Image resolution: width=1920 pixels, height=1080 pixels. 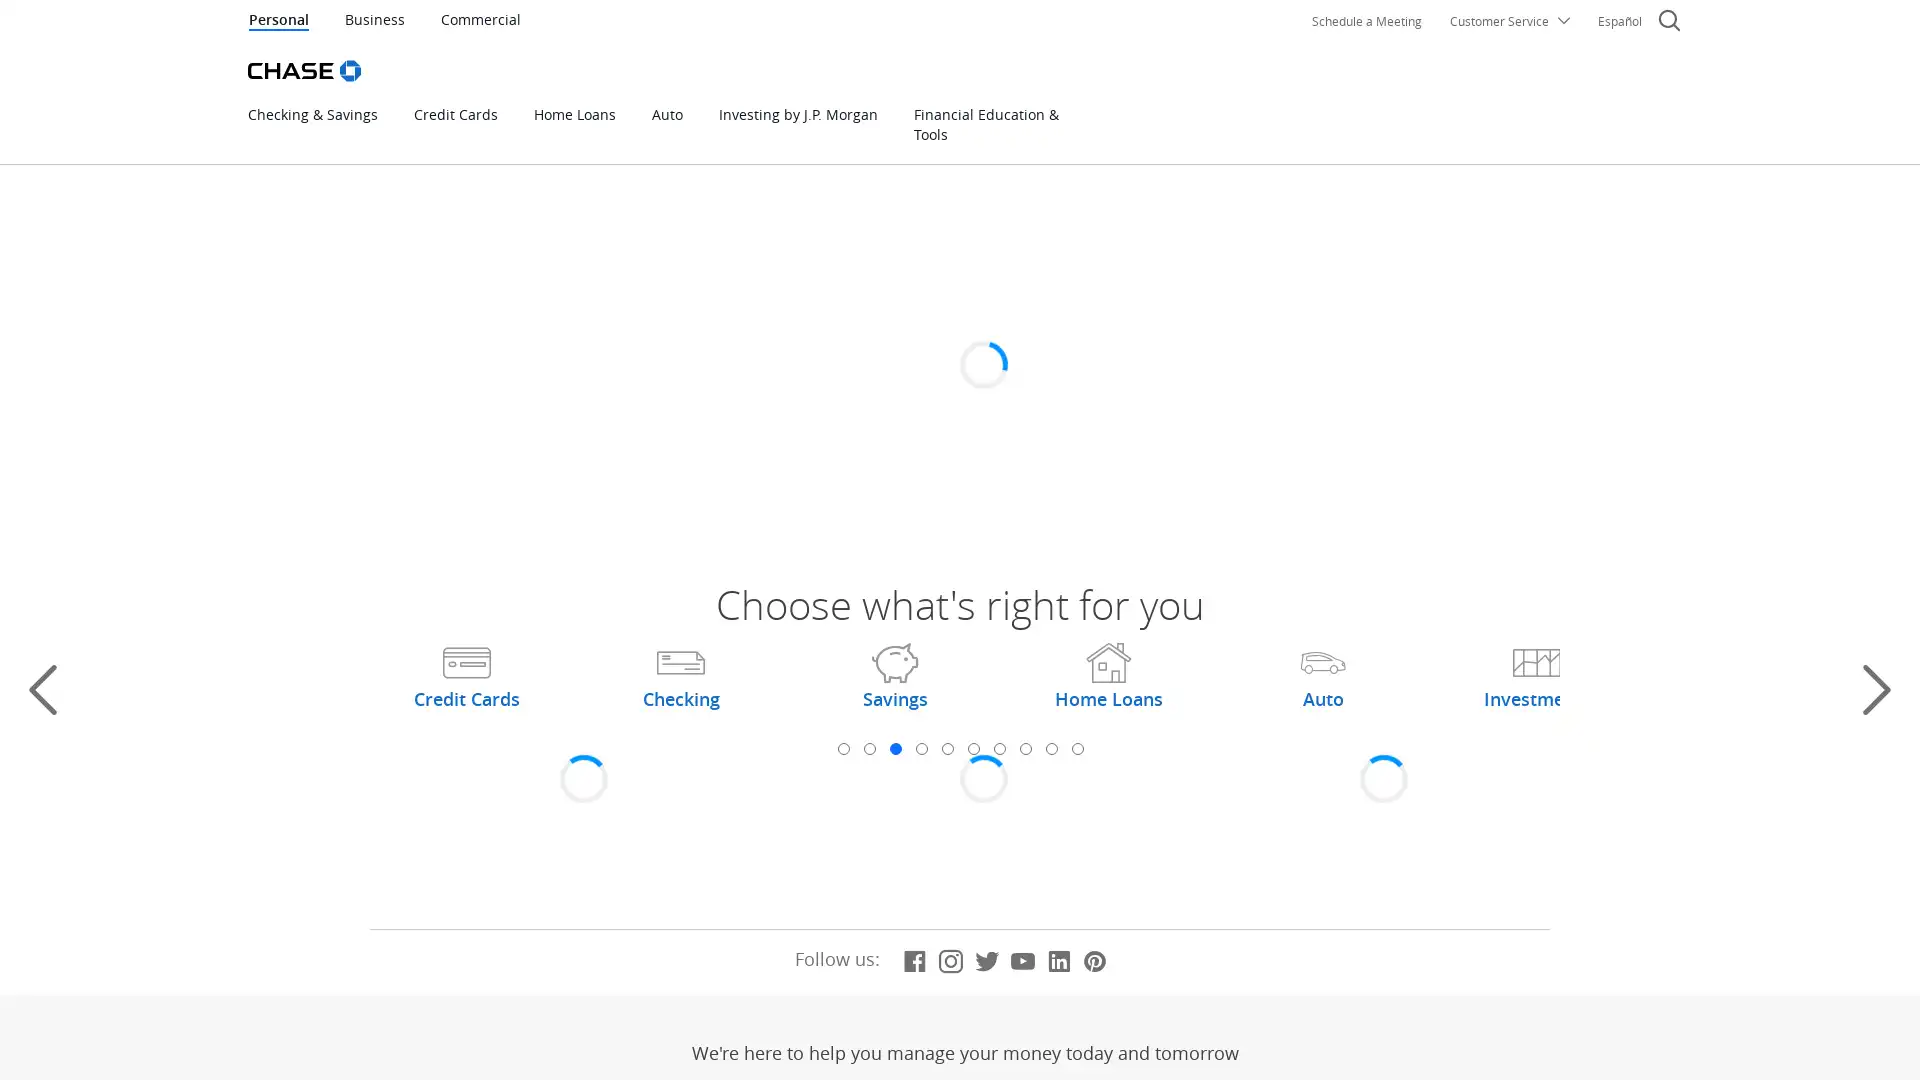 What do you see at coordinates (893, 748) in the screenshot?
I see `Slide 3 of 10, selected` at bounding box center [893, 748].